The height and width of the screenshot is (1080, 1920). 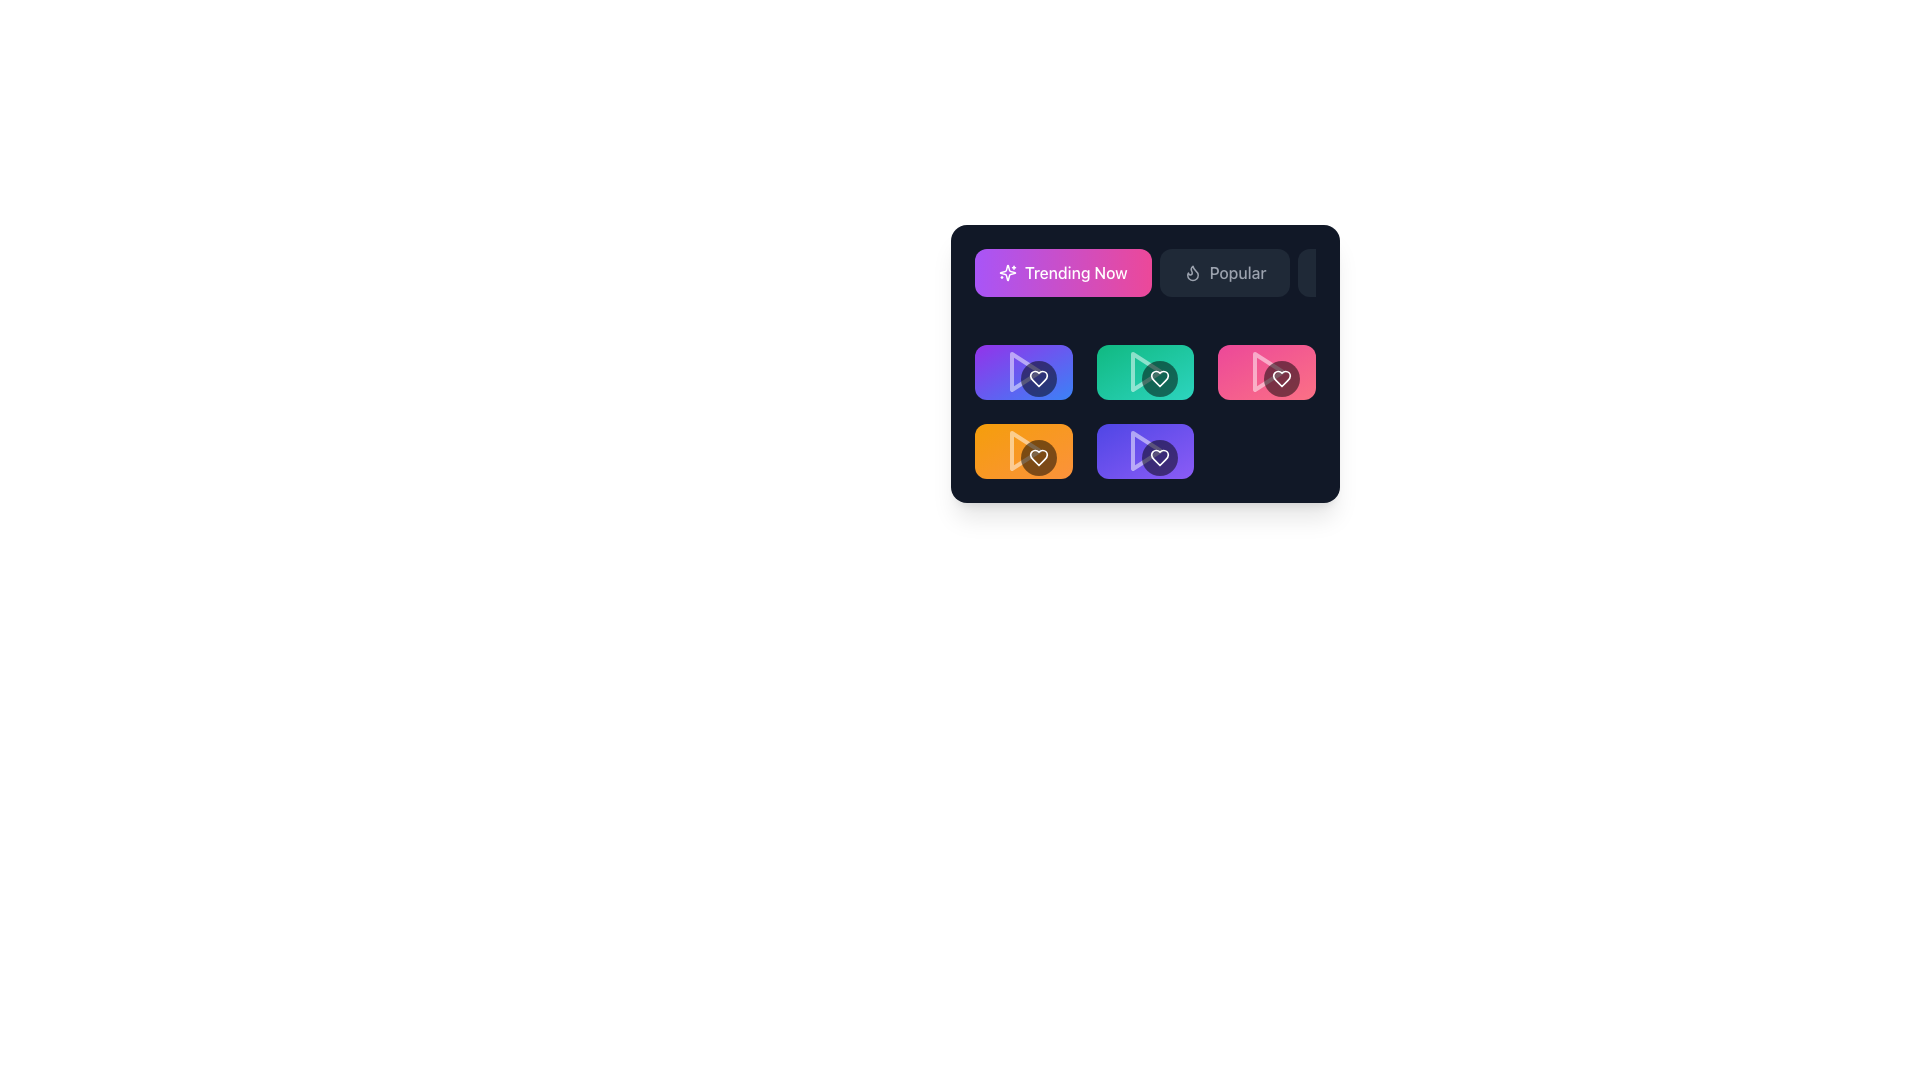 I want to click on the visual icon element located in the third row of the pink segment, so click(x=1257, y=363).